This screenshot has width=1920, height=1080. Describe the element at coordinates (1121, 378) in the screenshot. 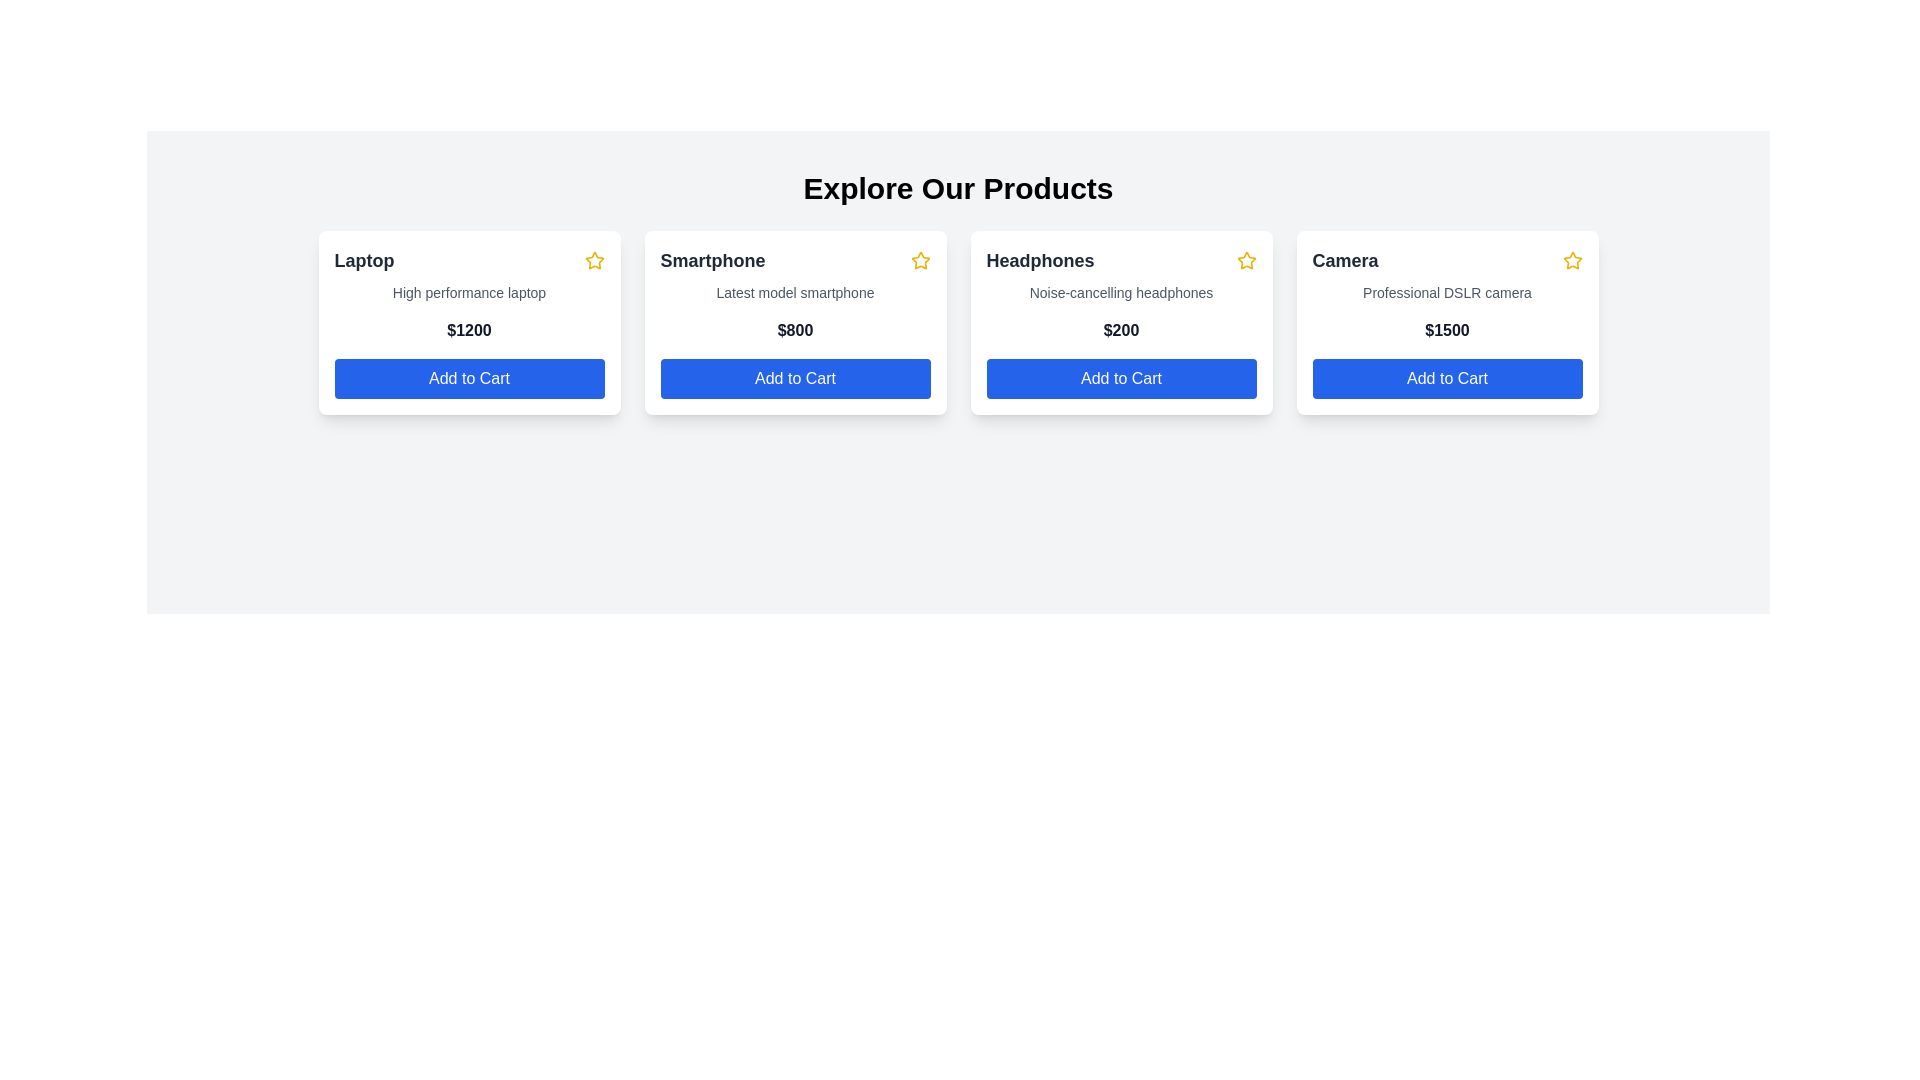

I see `the 'Add to Cart' button for the Headphones product located in the third product card from the left` at that location.